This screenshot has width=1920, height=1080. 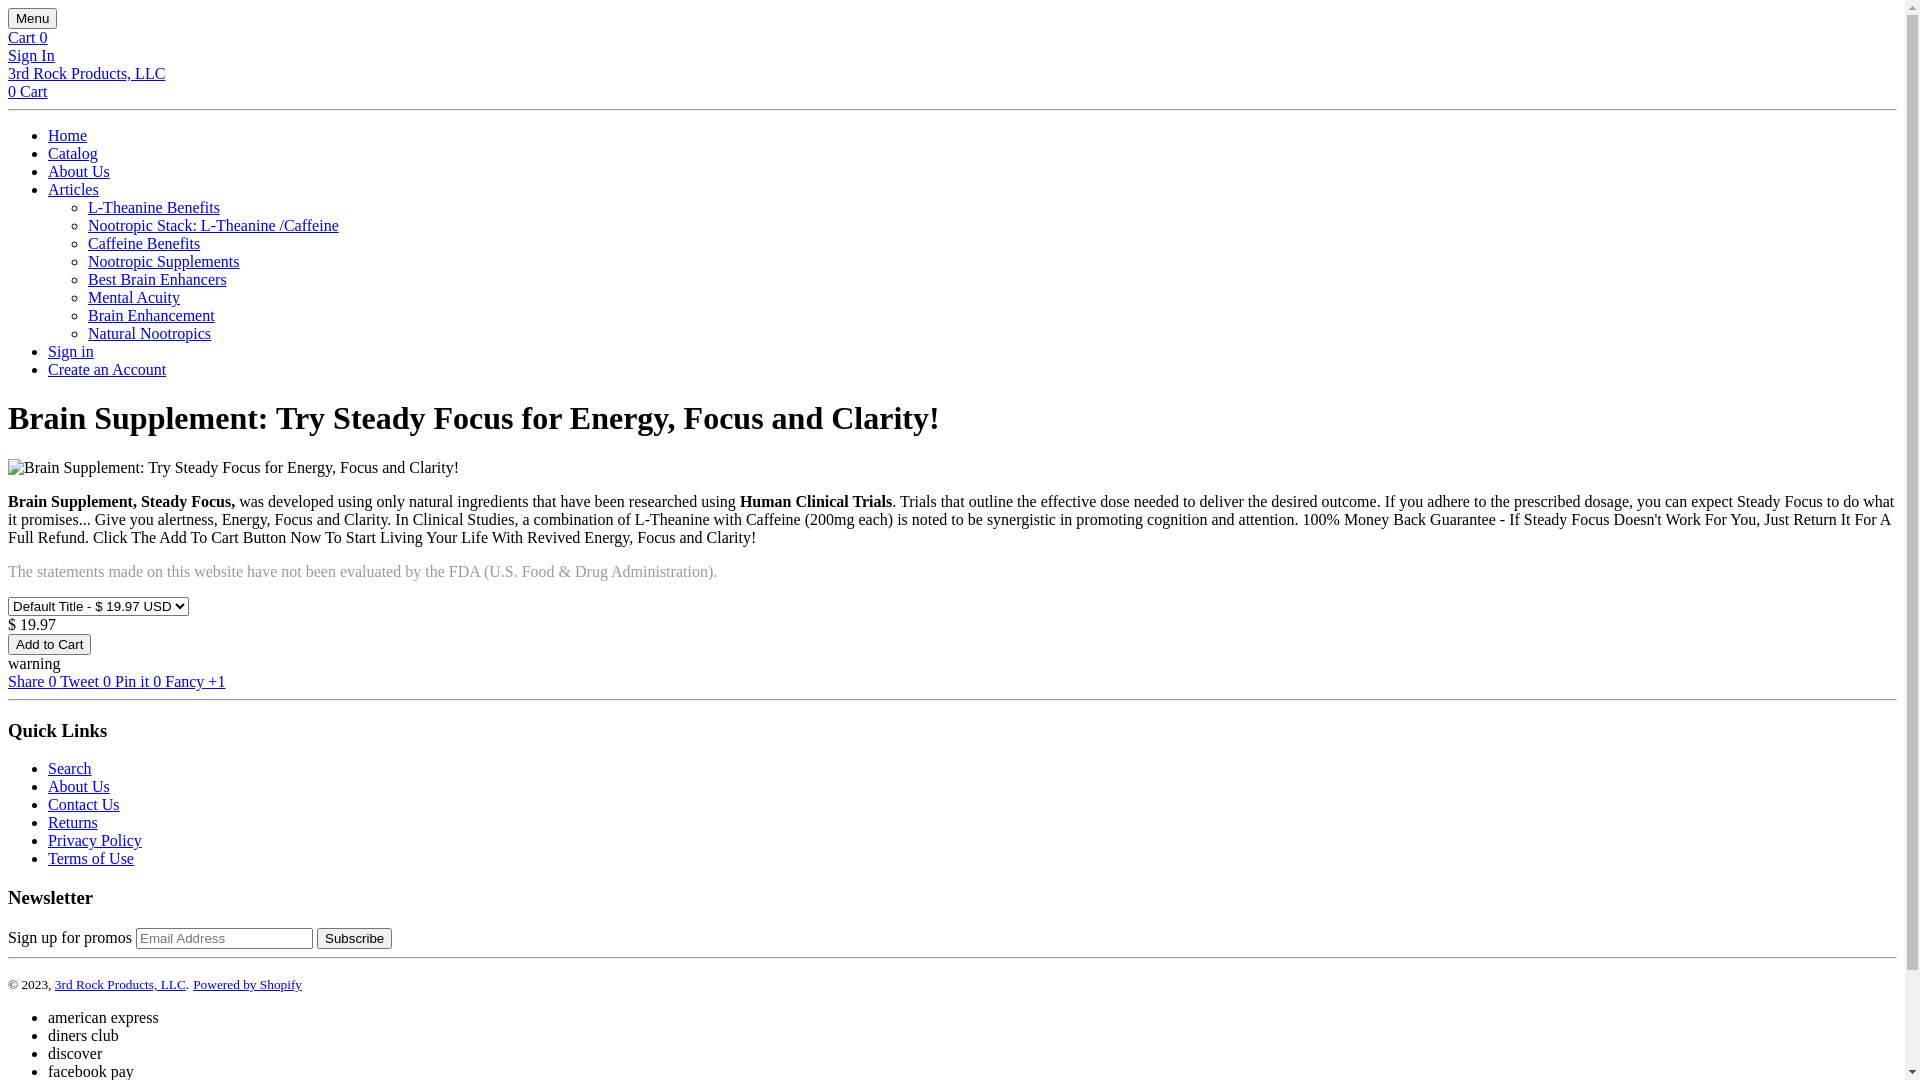 I want to click on 'Terms of Use', so click(x=48, y=857).